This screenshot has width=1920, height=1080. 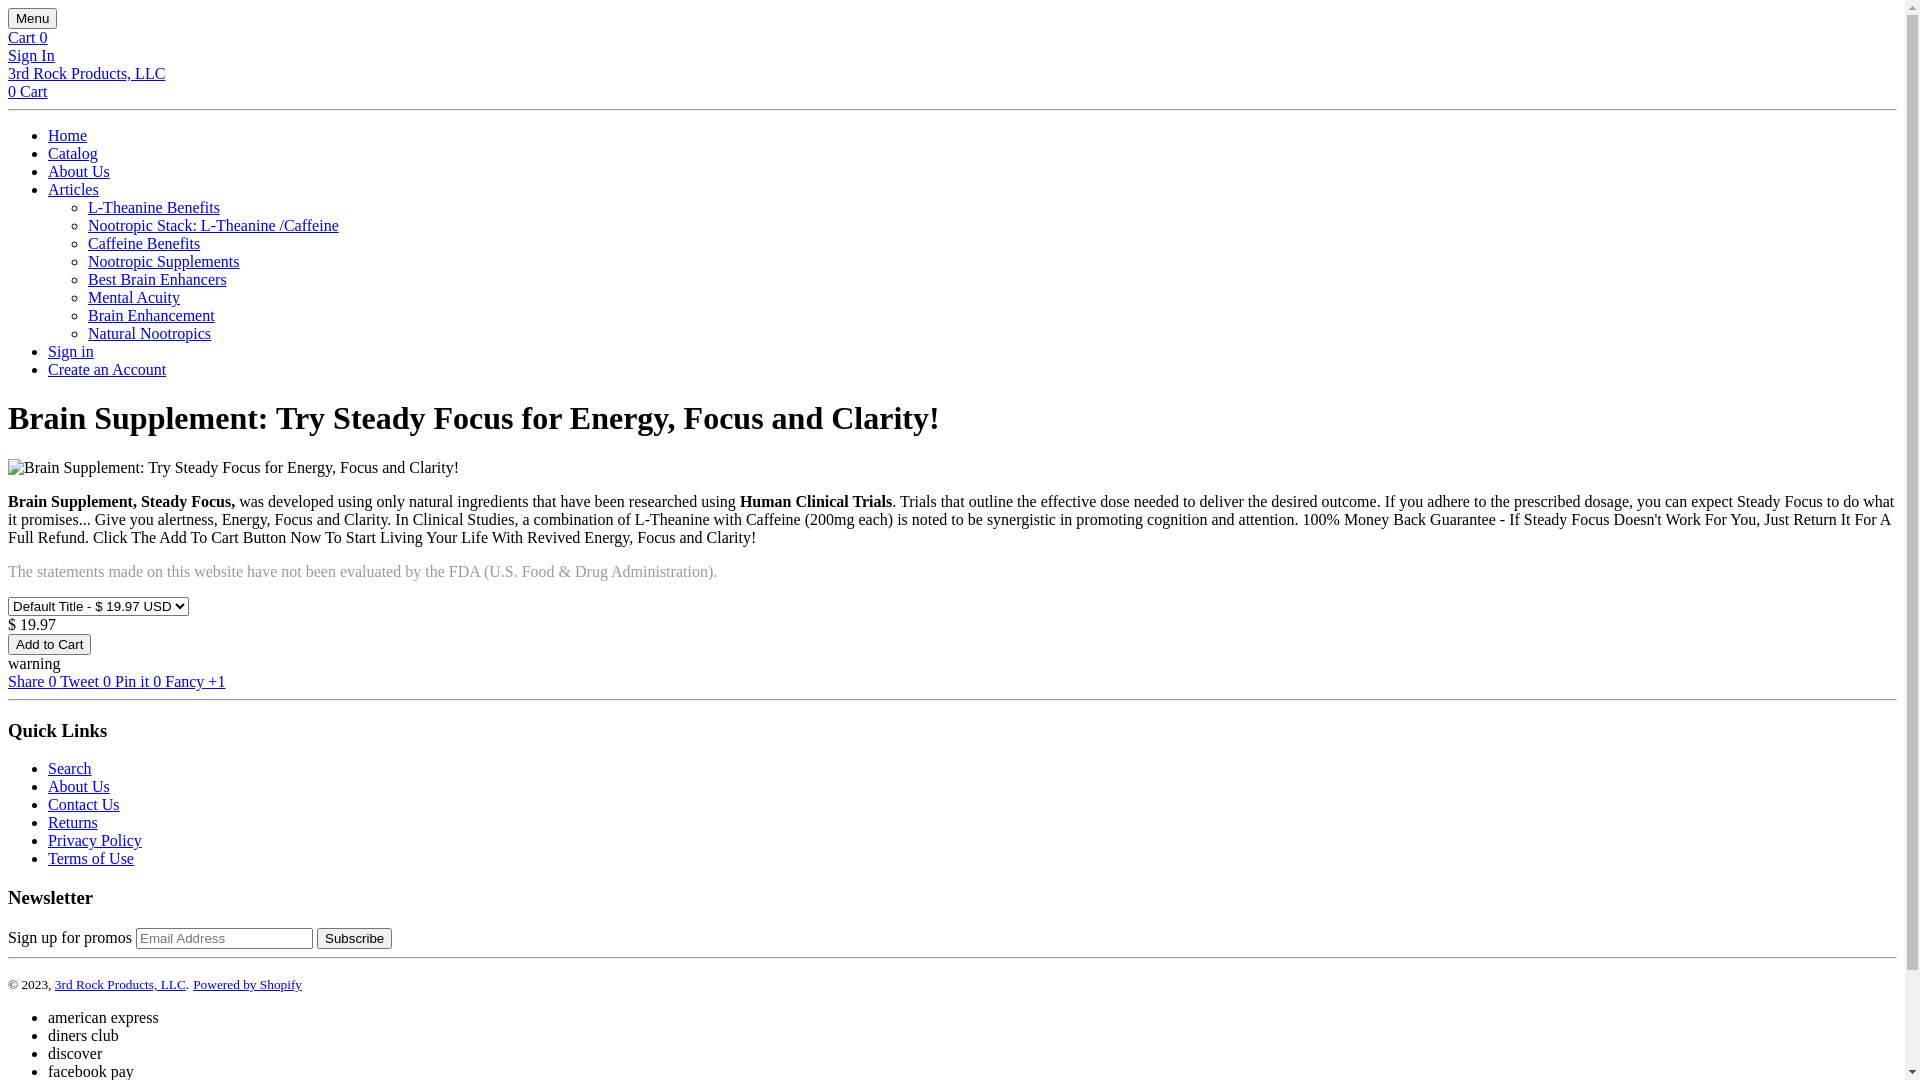 I want to click on 'Terms of Use', so click(x=48, y=857).